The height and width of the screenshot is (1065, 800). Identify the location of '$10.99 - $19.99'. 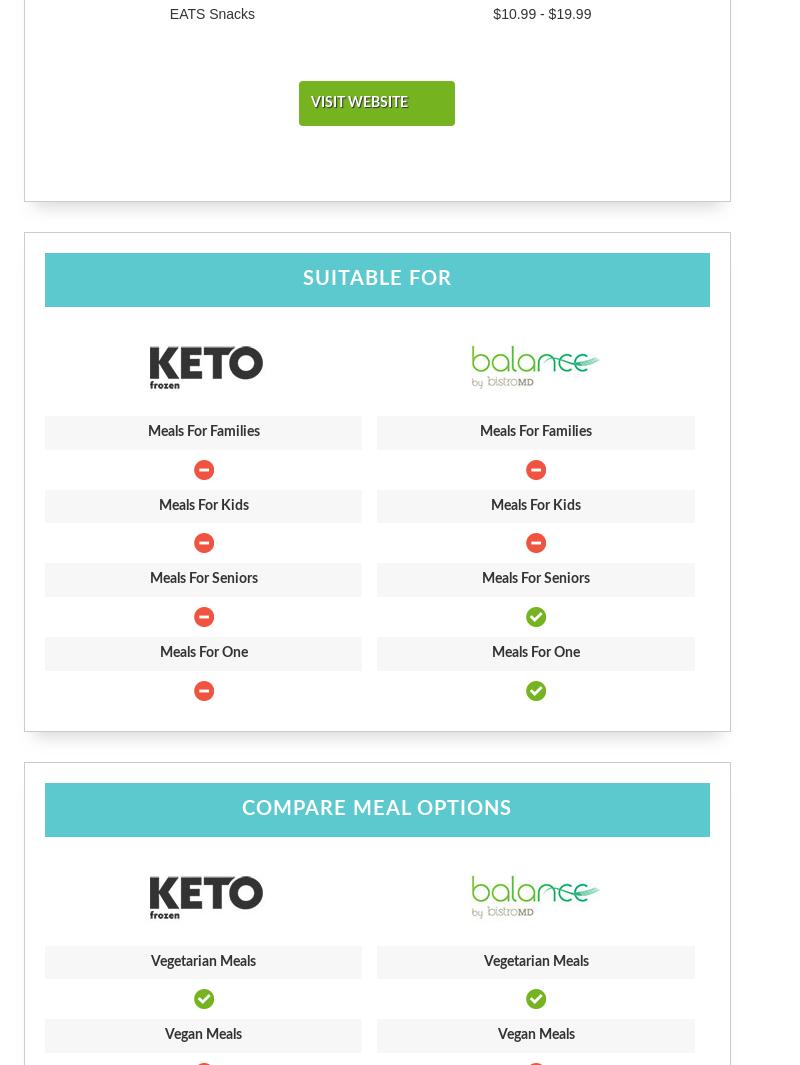
(542, 11).